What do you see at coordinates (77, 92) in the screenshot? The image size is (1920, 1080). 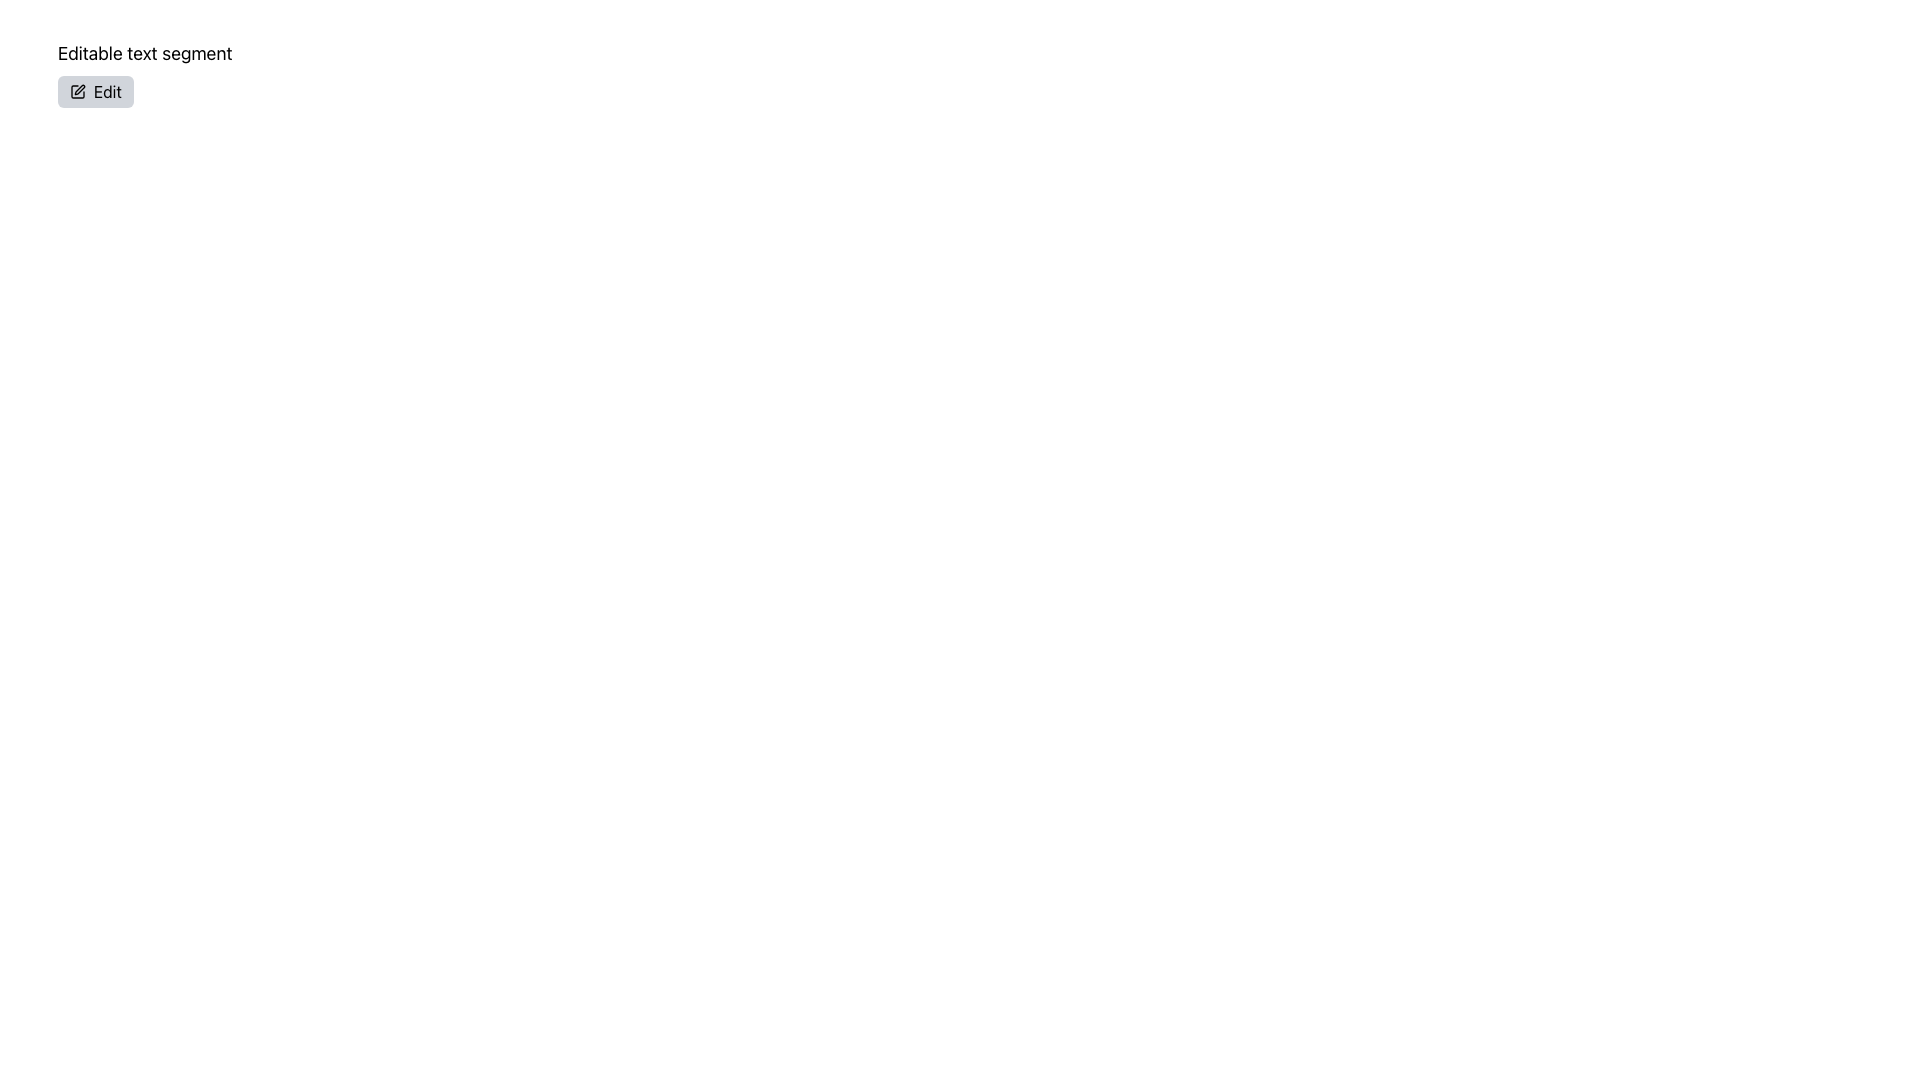 I see `the edit icon located at the start of the 'Edit' button, which is positioned below the 'Editable text segment'` at bounding box center [77, 92].